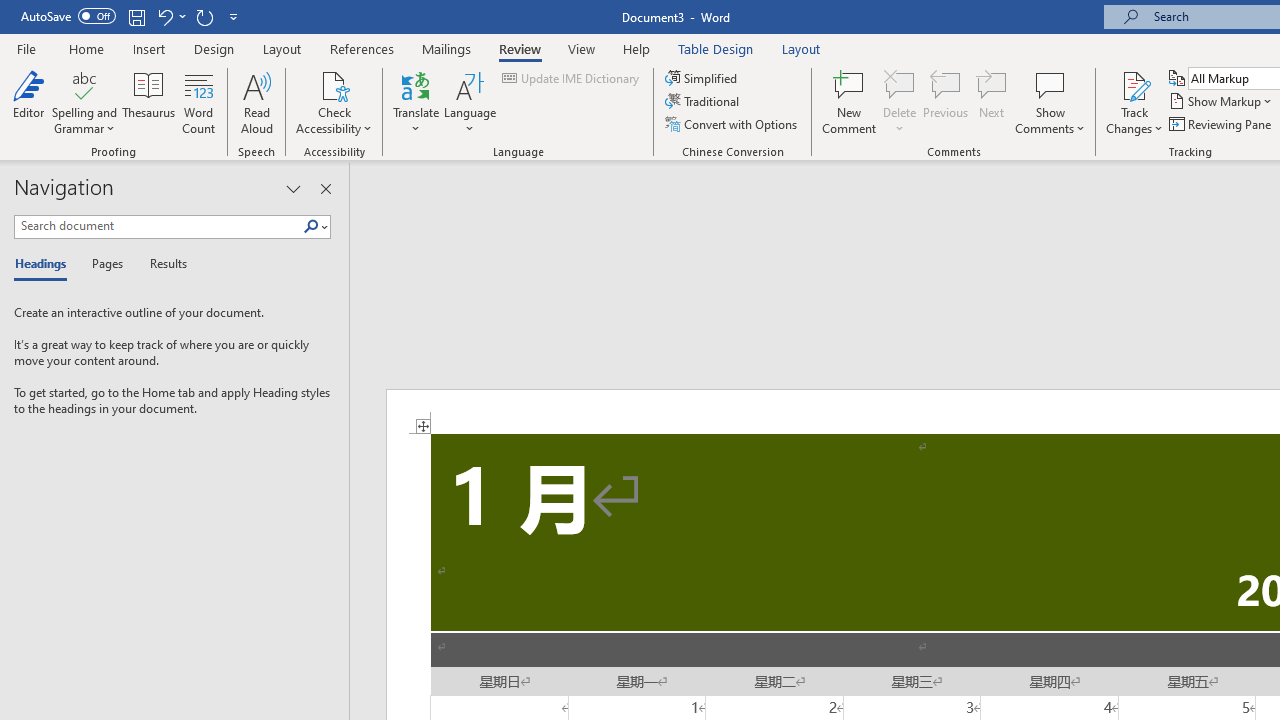  I want to click on 'Delete', so click(899, 103).